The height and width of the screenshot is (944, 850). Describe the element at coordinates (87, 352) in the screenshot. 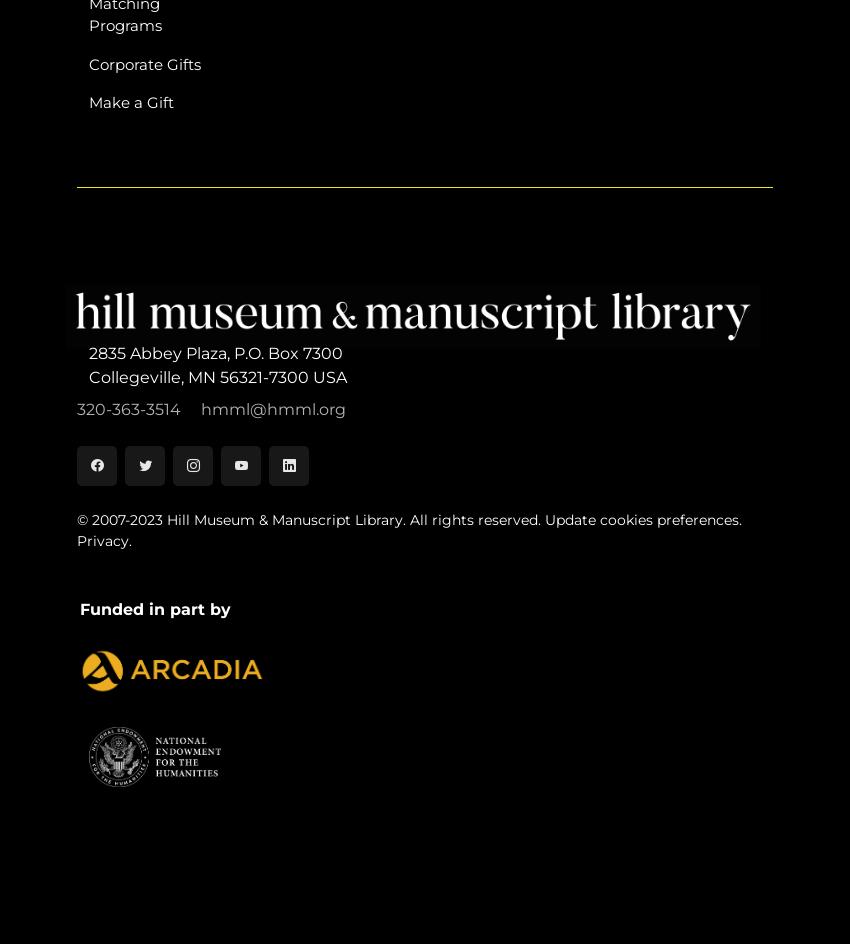

I see `'2835 Abbey Plaza, P.O. Box 7300'` at that location.